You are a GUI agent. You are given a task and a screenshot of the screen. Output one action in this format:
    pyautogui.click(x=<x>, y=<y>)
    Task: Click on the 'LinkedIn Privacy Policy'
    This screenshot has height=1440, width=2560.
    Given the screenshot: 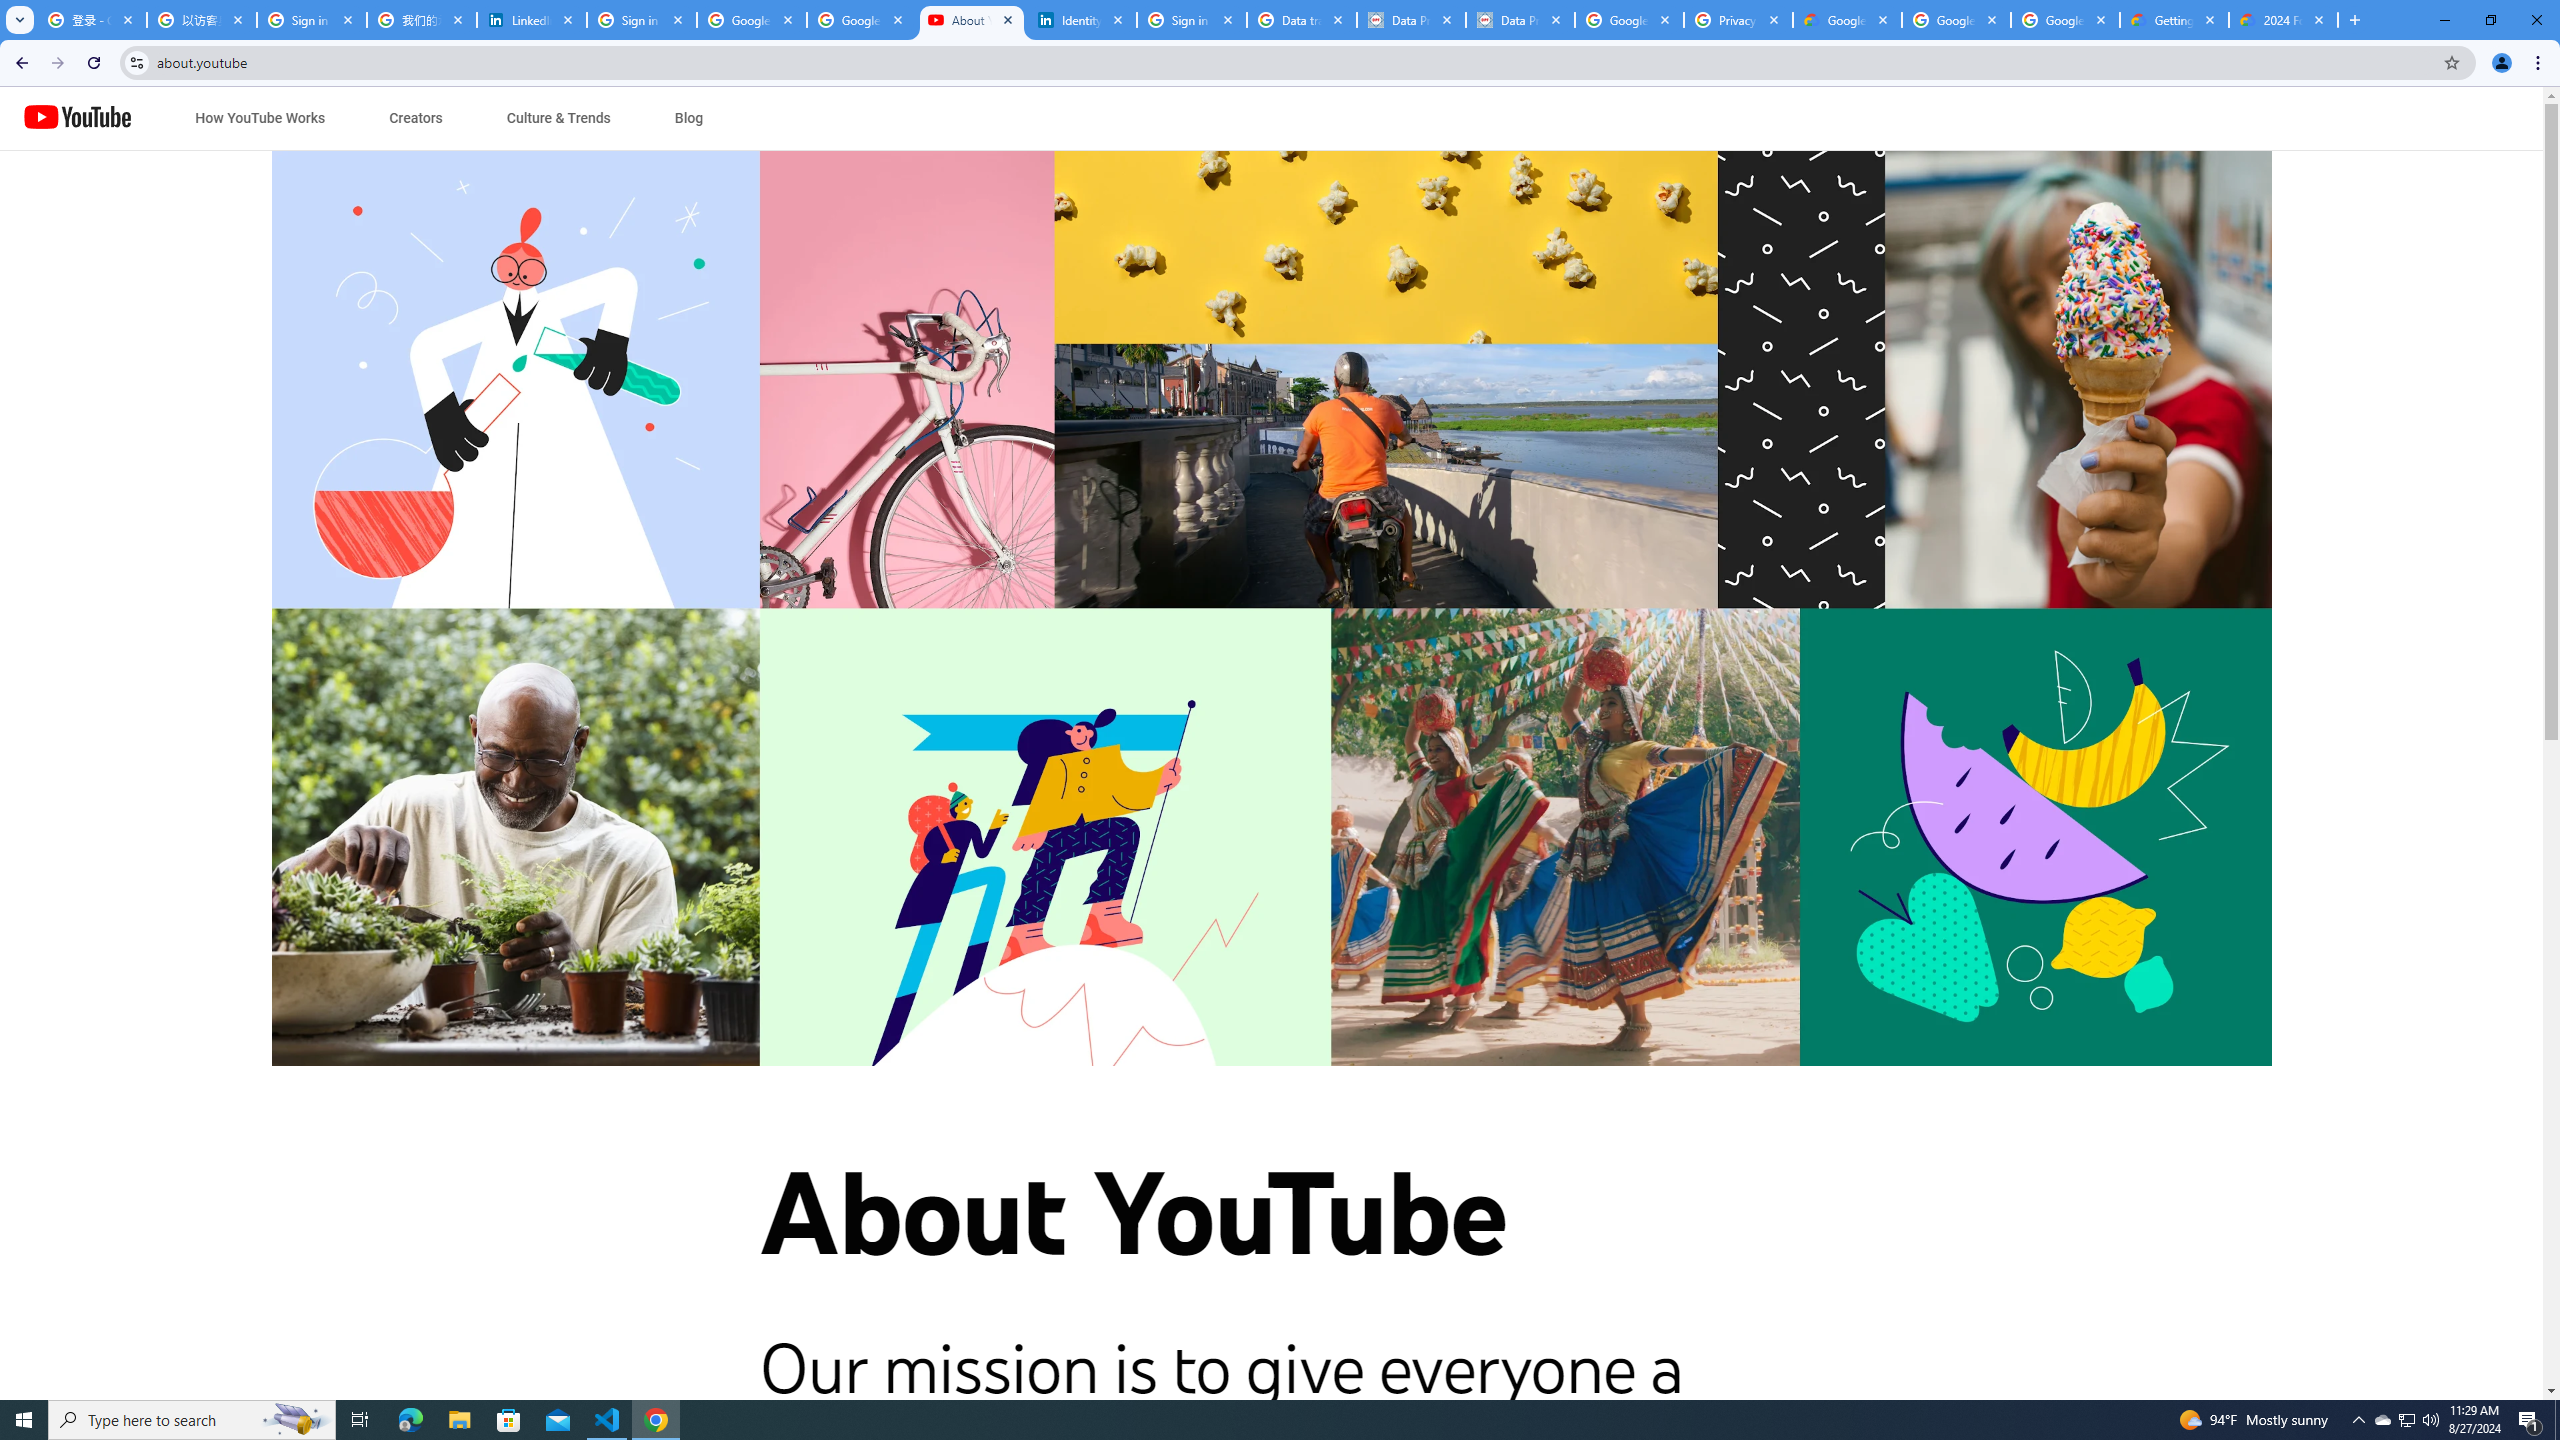 What is the action you would take?
    pyautogui.click(x=531, y=19)
    